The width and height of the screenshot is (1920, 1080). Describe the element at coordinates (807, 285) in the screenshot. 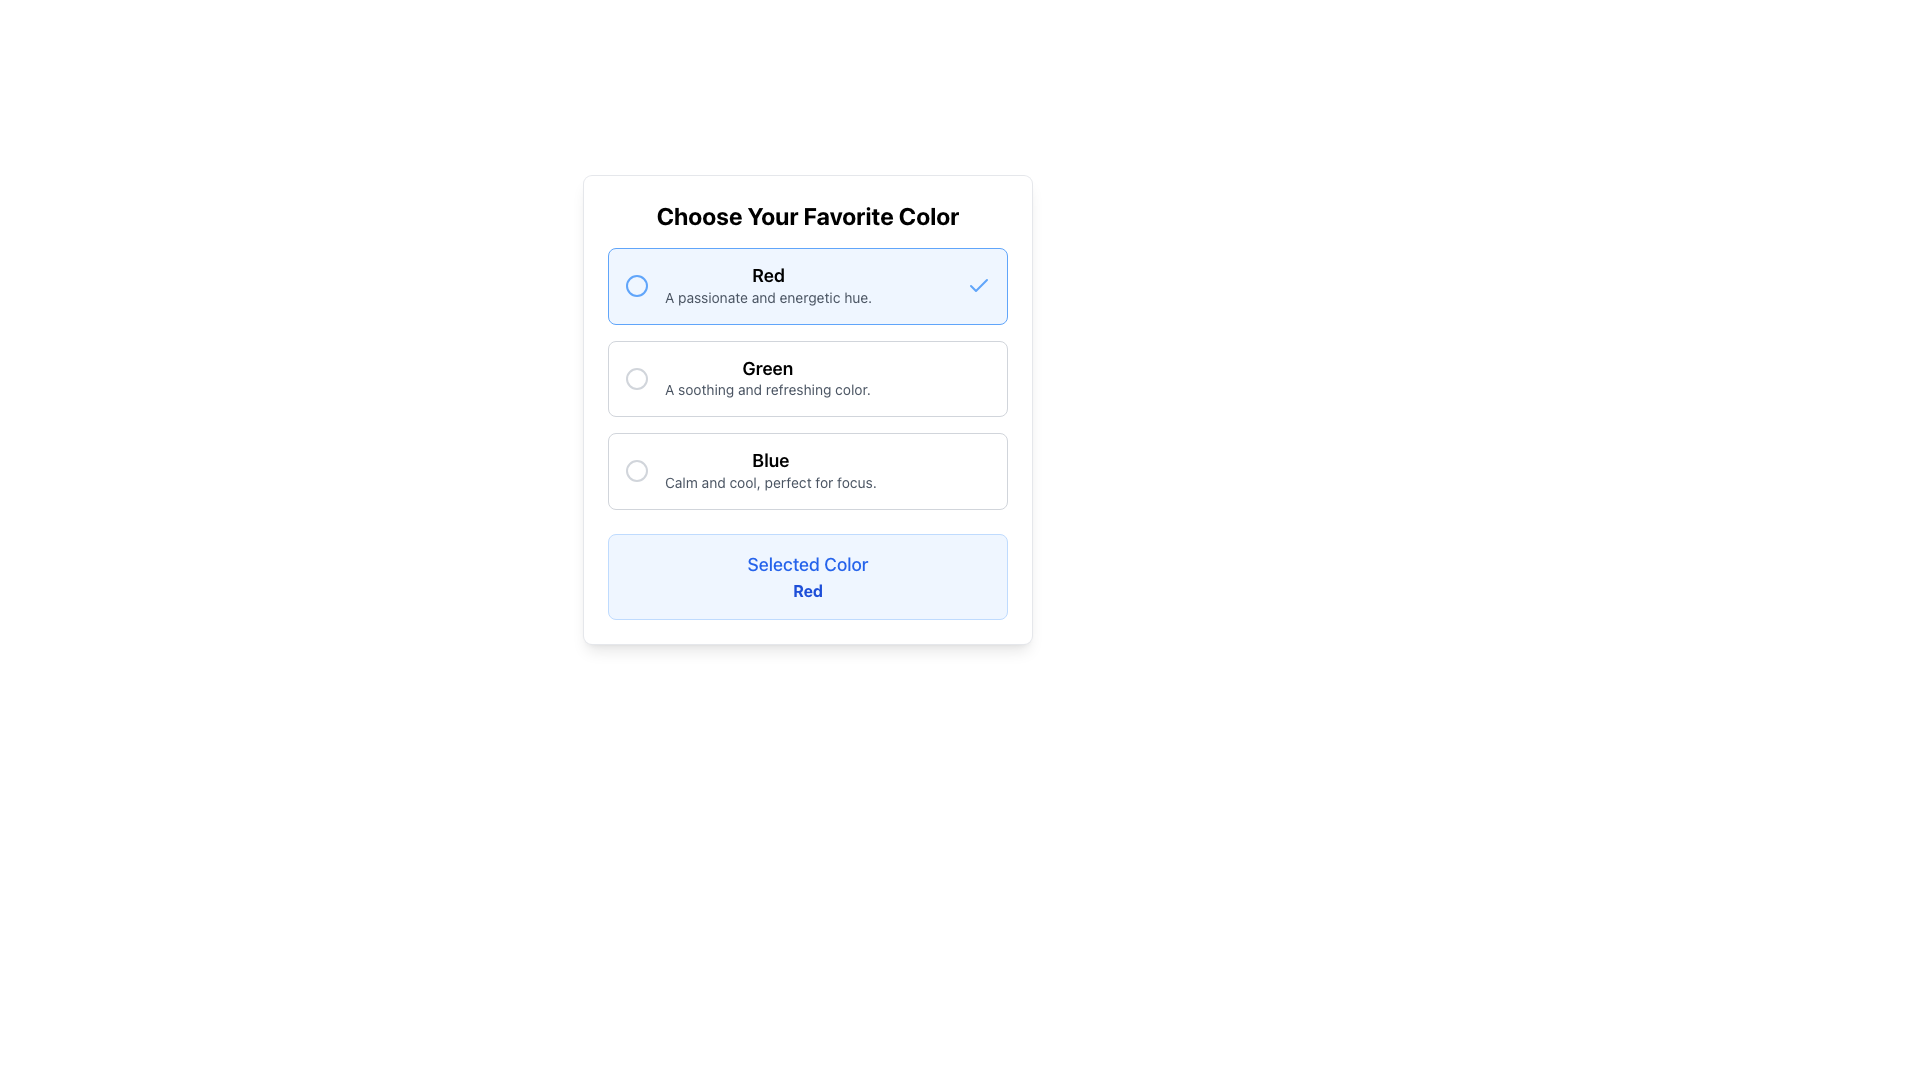

I see `the first option selectable item labeled 'Red'` at that location.